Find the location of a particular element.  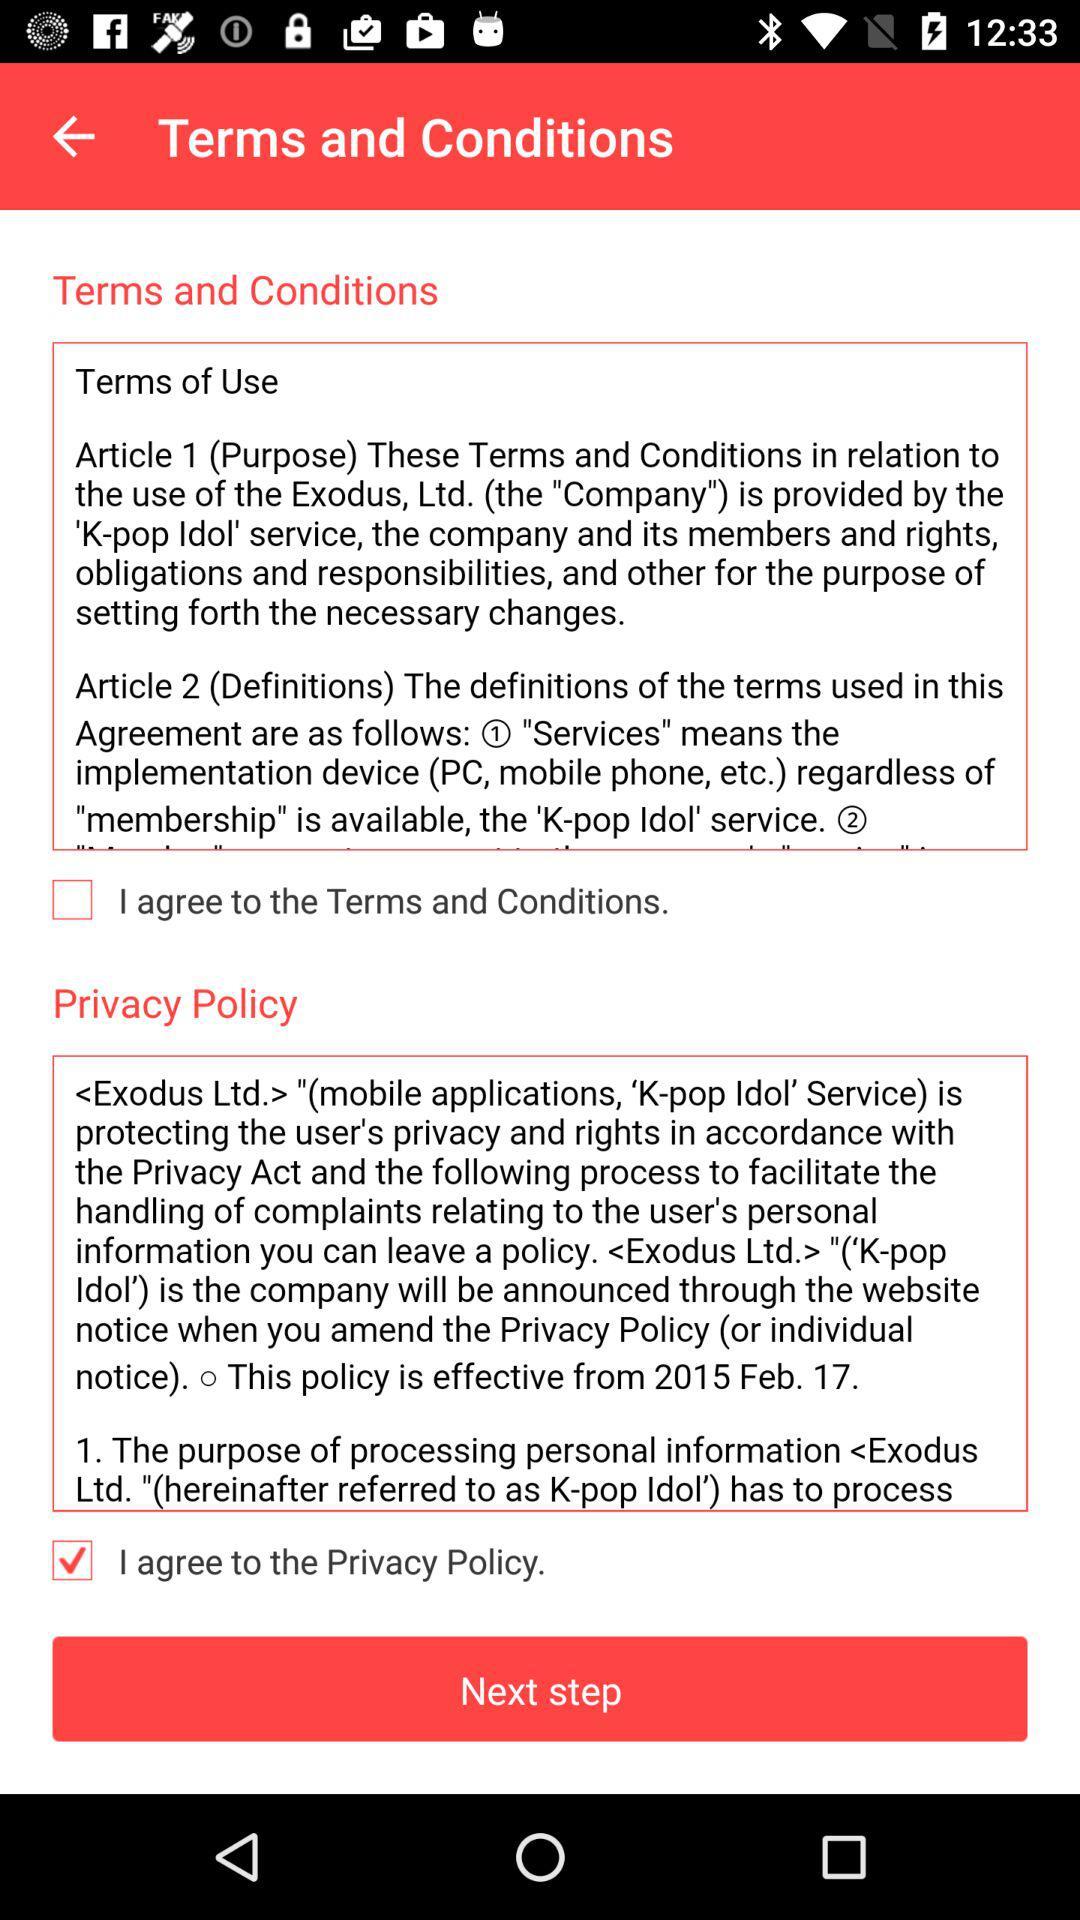

advertisement is located at coordinates (540, 1283).